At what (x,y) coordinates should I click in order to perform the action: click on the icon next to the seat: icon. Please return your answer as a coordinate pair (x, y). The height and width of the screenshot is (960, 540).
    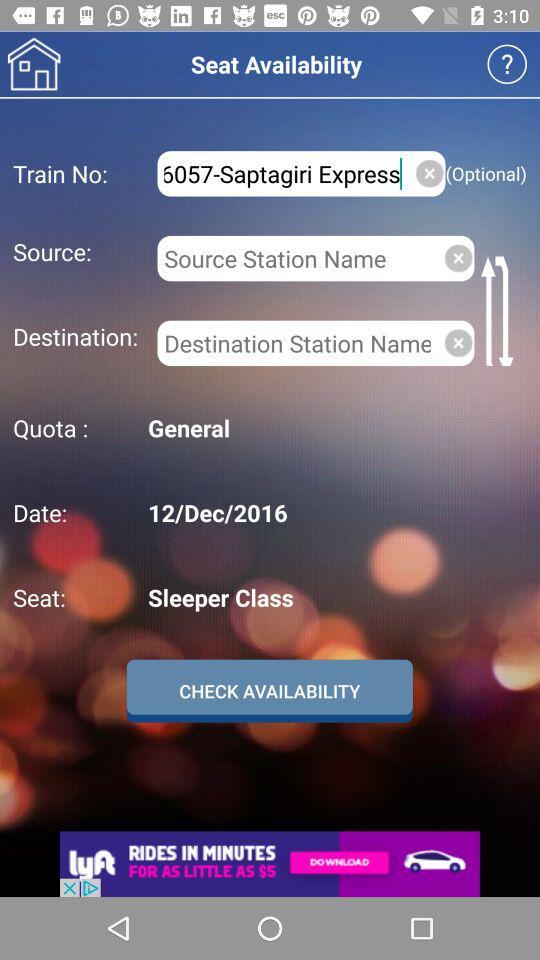
    Looking at the image, I should click on (334, 597).